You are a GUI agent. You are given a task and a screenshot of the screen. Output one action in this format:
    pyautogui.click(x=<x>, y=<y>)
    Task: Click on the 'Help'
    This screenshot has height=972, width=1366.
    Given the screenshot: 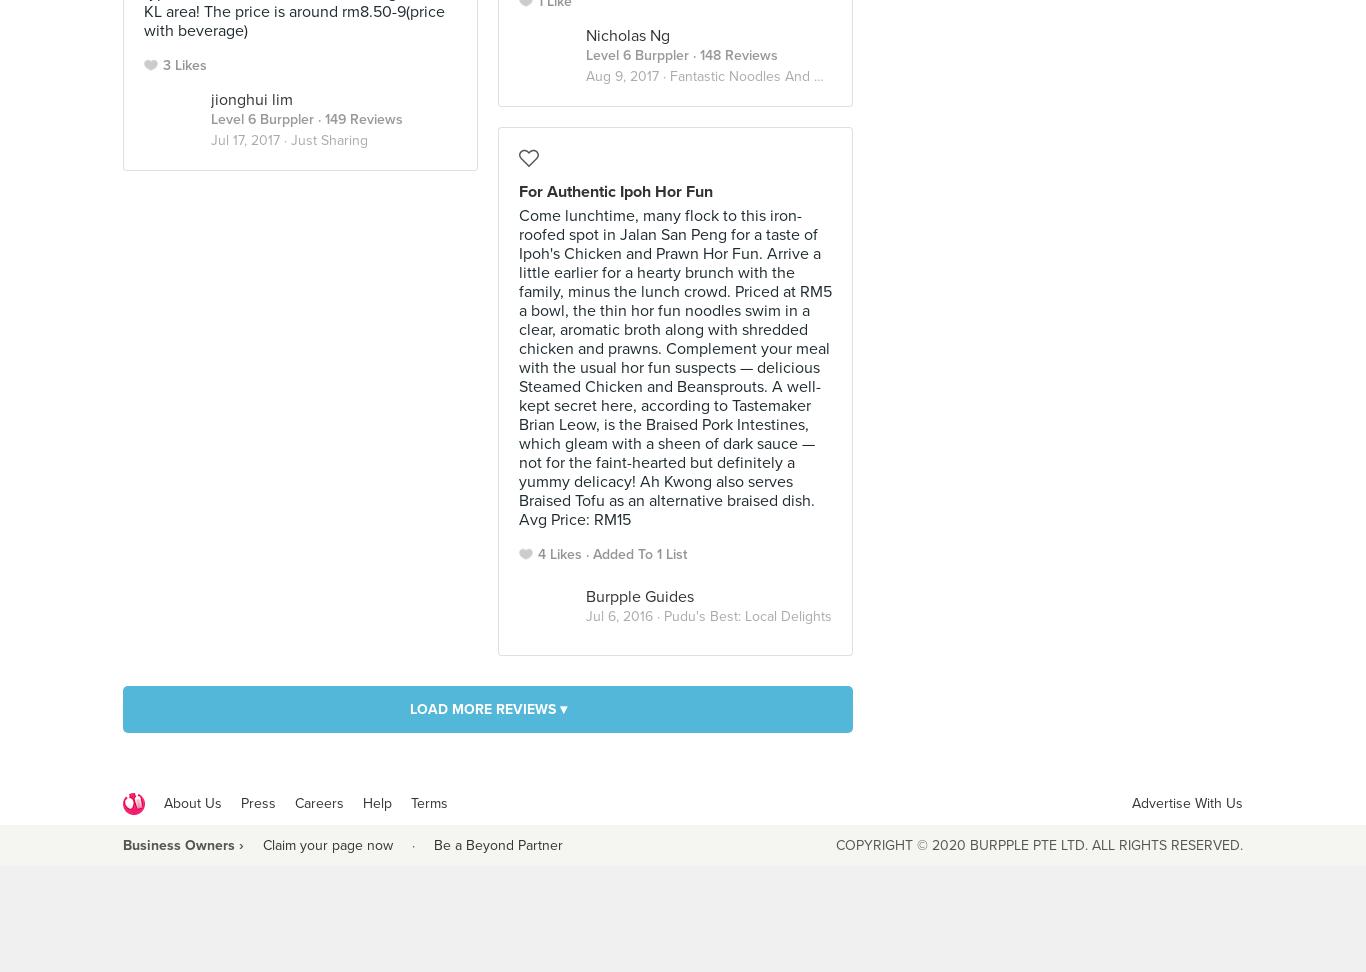 What is the action you would take?
    pyautogui.click(x=376, y=802)
    